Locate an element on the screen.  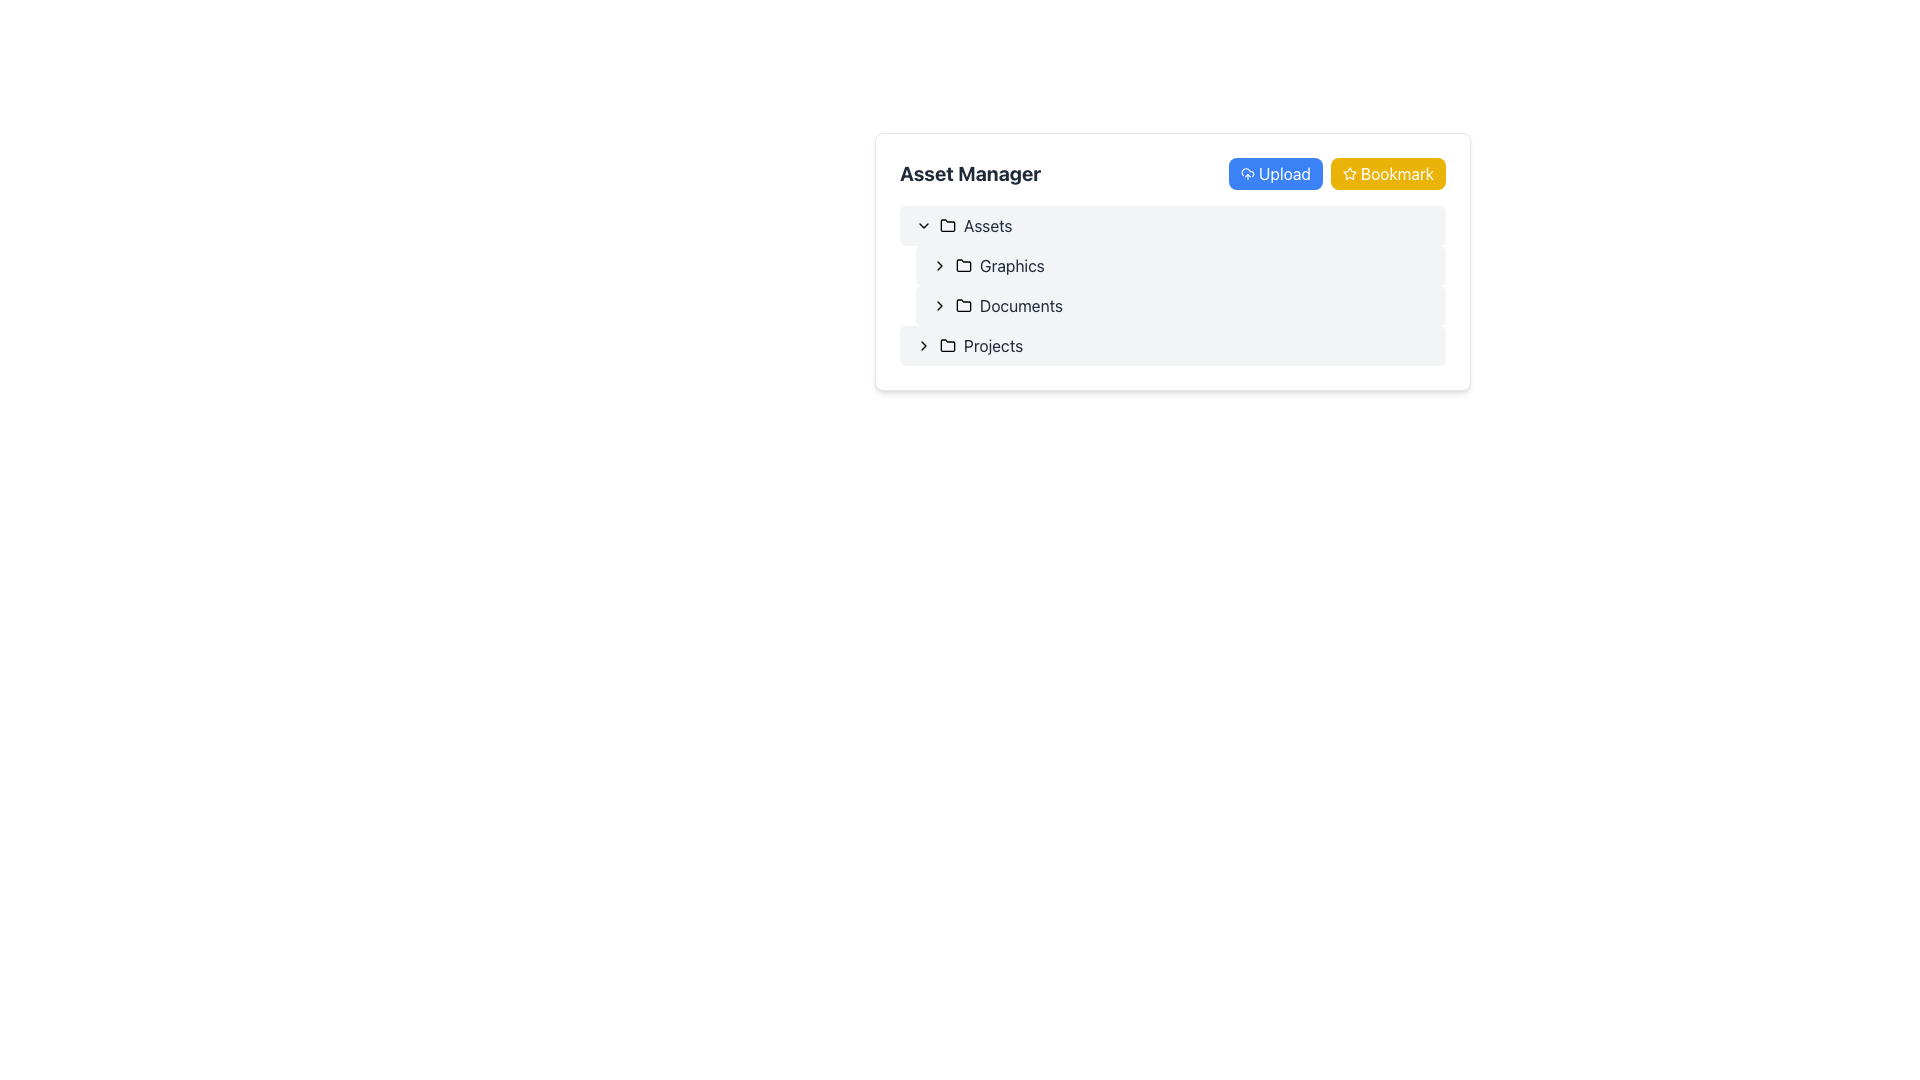
the chevron next to 'Documents' in the hierarchical navigation list is located at coordinates (1180, 285).